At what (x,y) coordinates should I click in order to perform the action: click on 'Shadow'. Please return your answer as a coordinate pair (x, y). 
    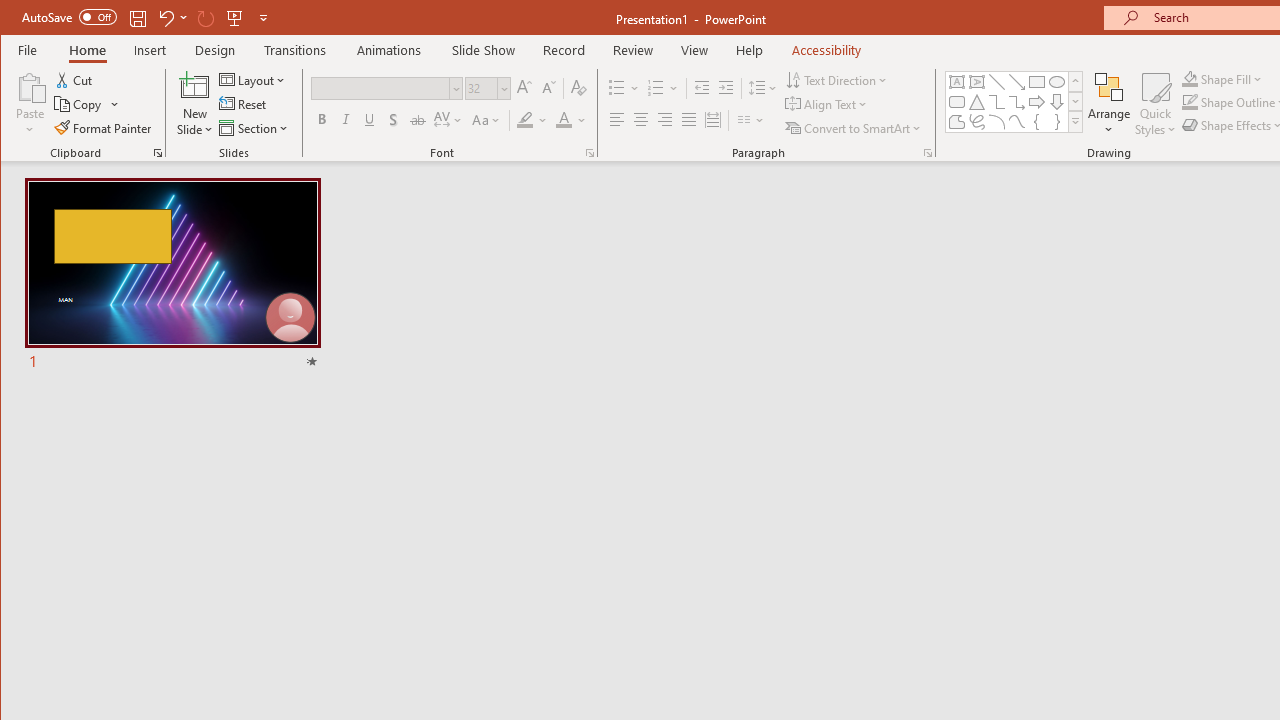
    Looking at the image, I should click on (393, 120).